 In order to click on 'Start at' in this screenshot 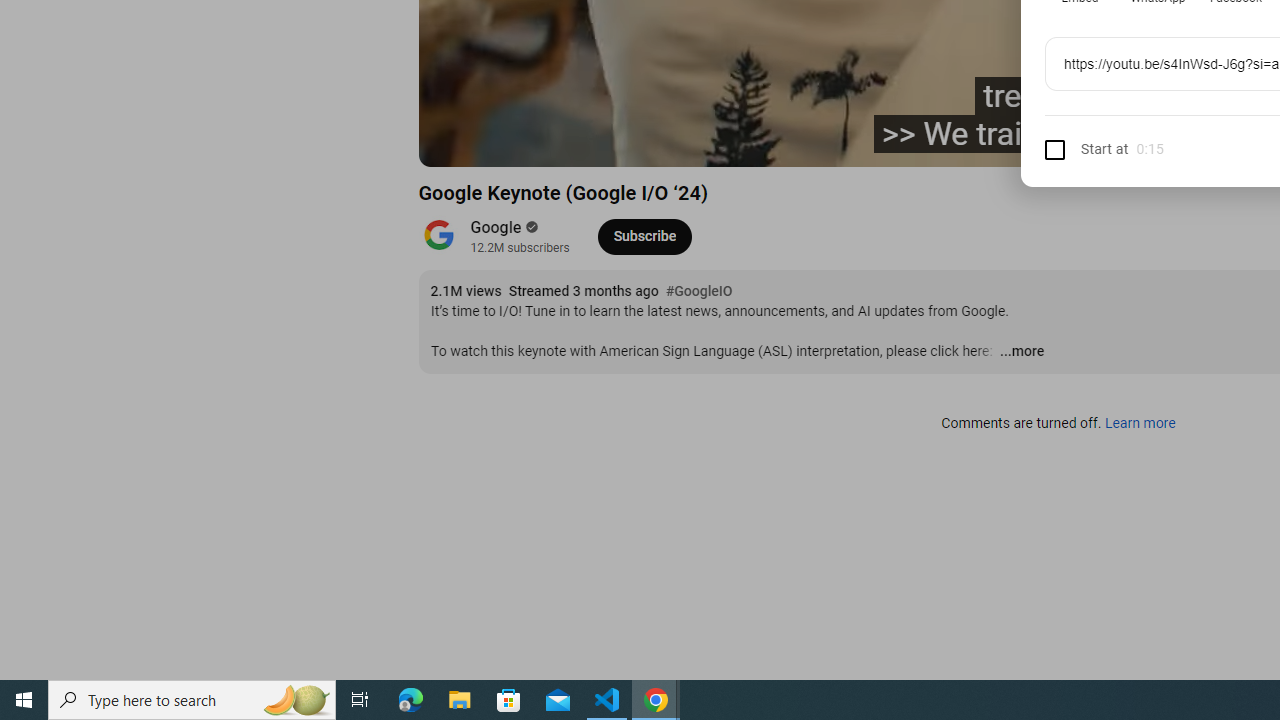, I will do `click(1085, 148)`.